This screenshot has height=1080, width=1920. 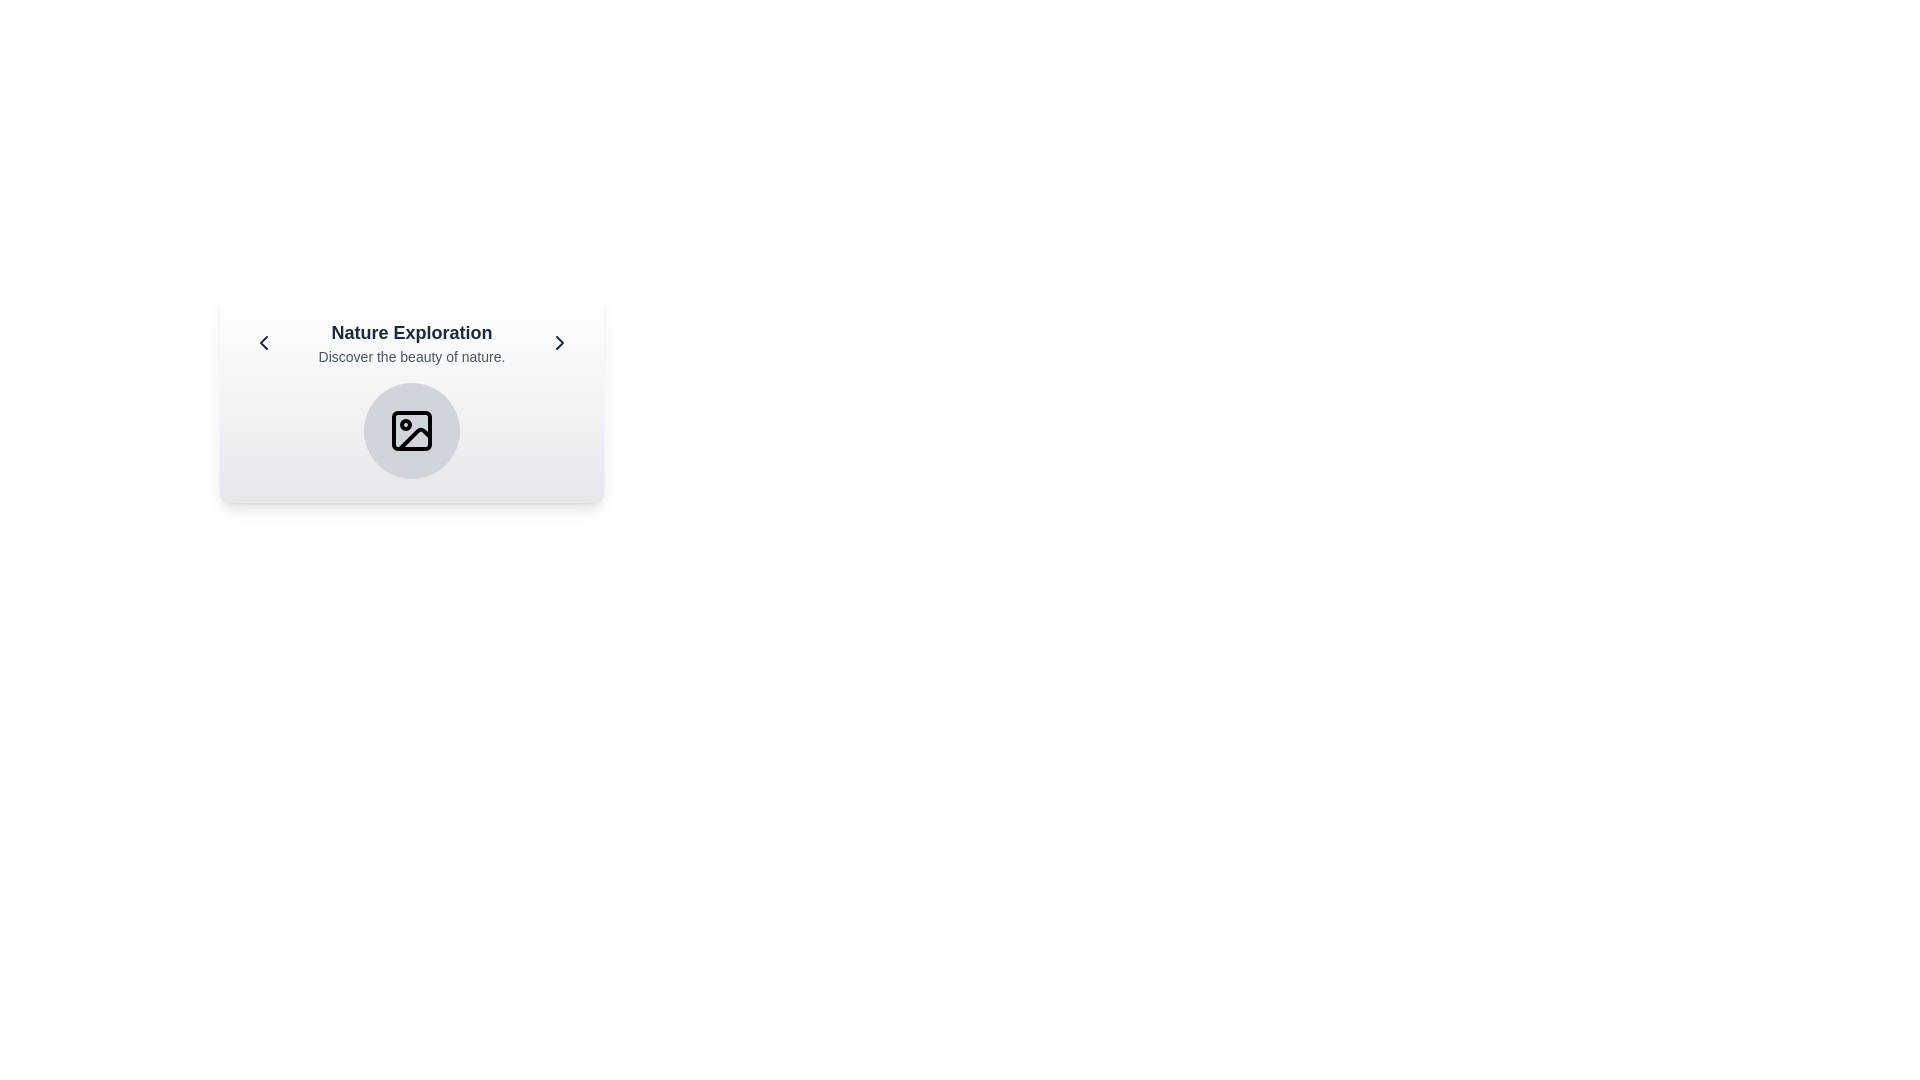 I want to click on the text block containing the phrase 'Discover the beauty of nature.' which is positioned centrally beneath the main title 'Nature Exploration', so click(x=411, y=356).